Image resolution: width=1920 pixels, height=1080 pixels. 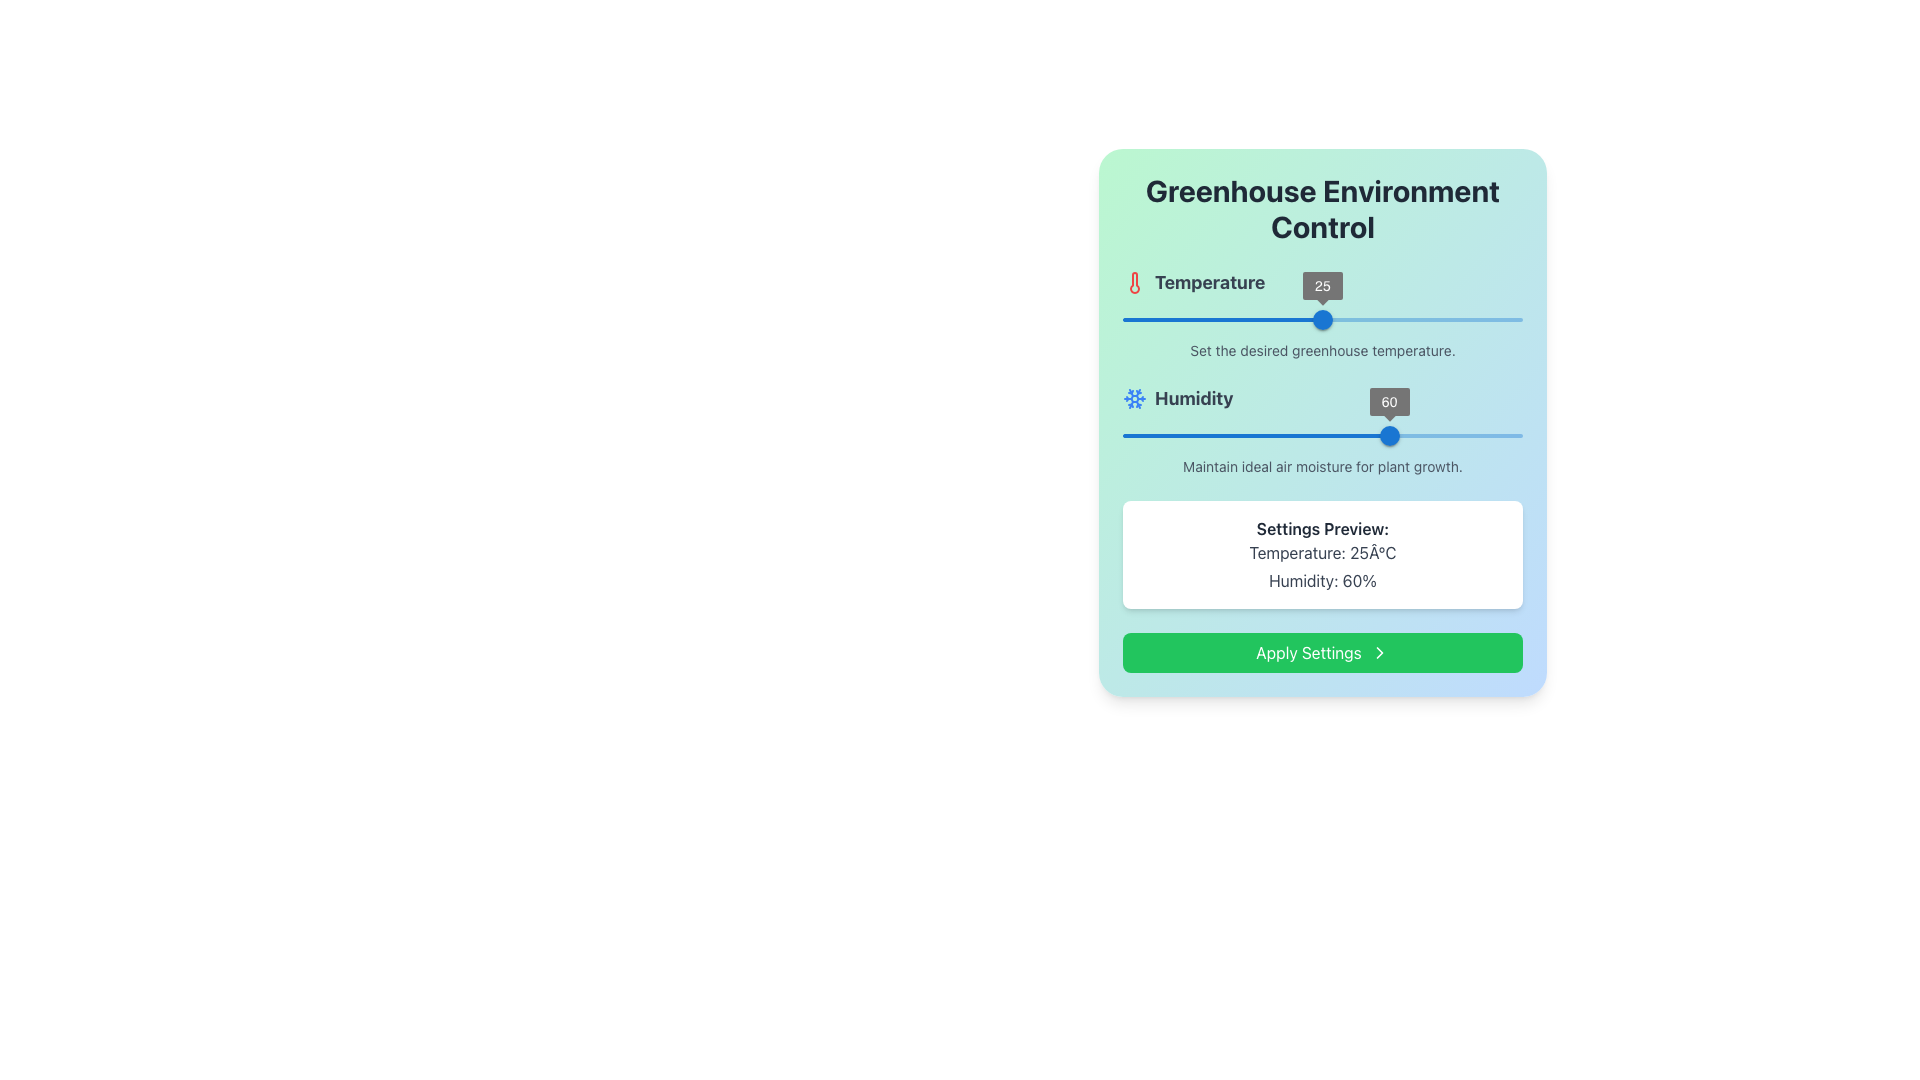 What do you see at coordinates (1323, 466) in the screenshot?
I see `text label providing guidance on setting the humidity level for the greenhouse, located directly below the slider labeled '60' and captioned 'Humidity'` at bounding box center [1323, 466].